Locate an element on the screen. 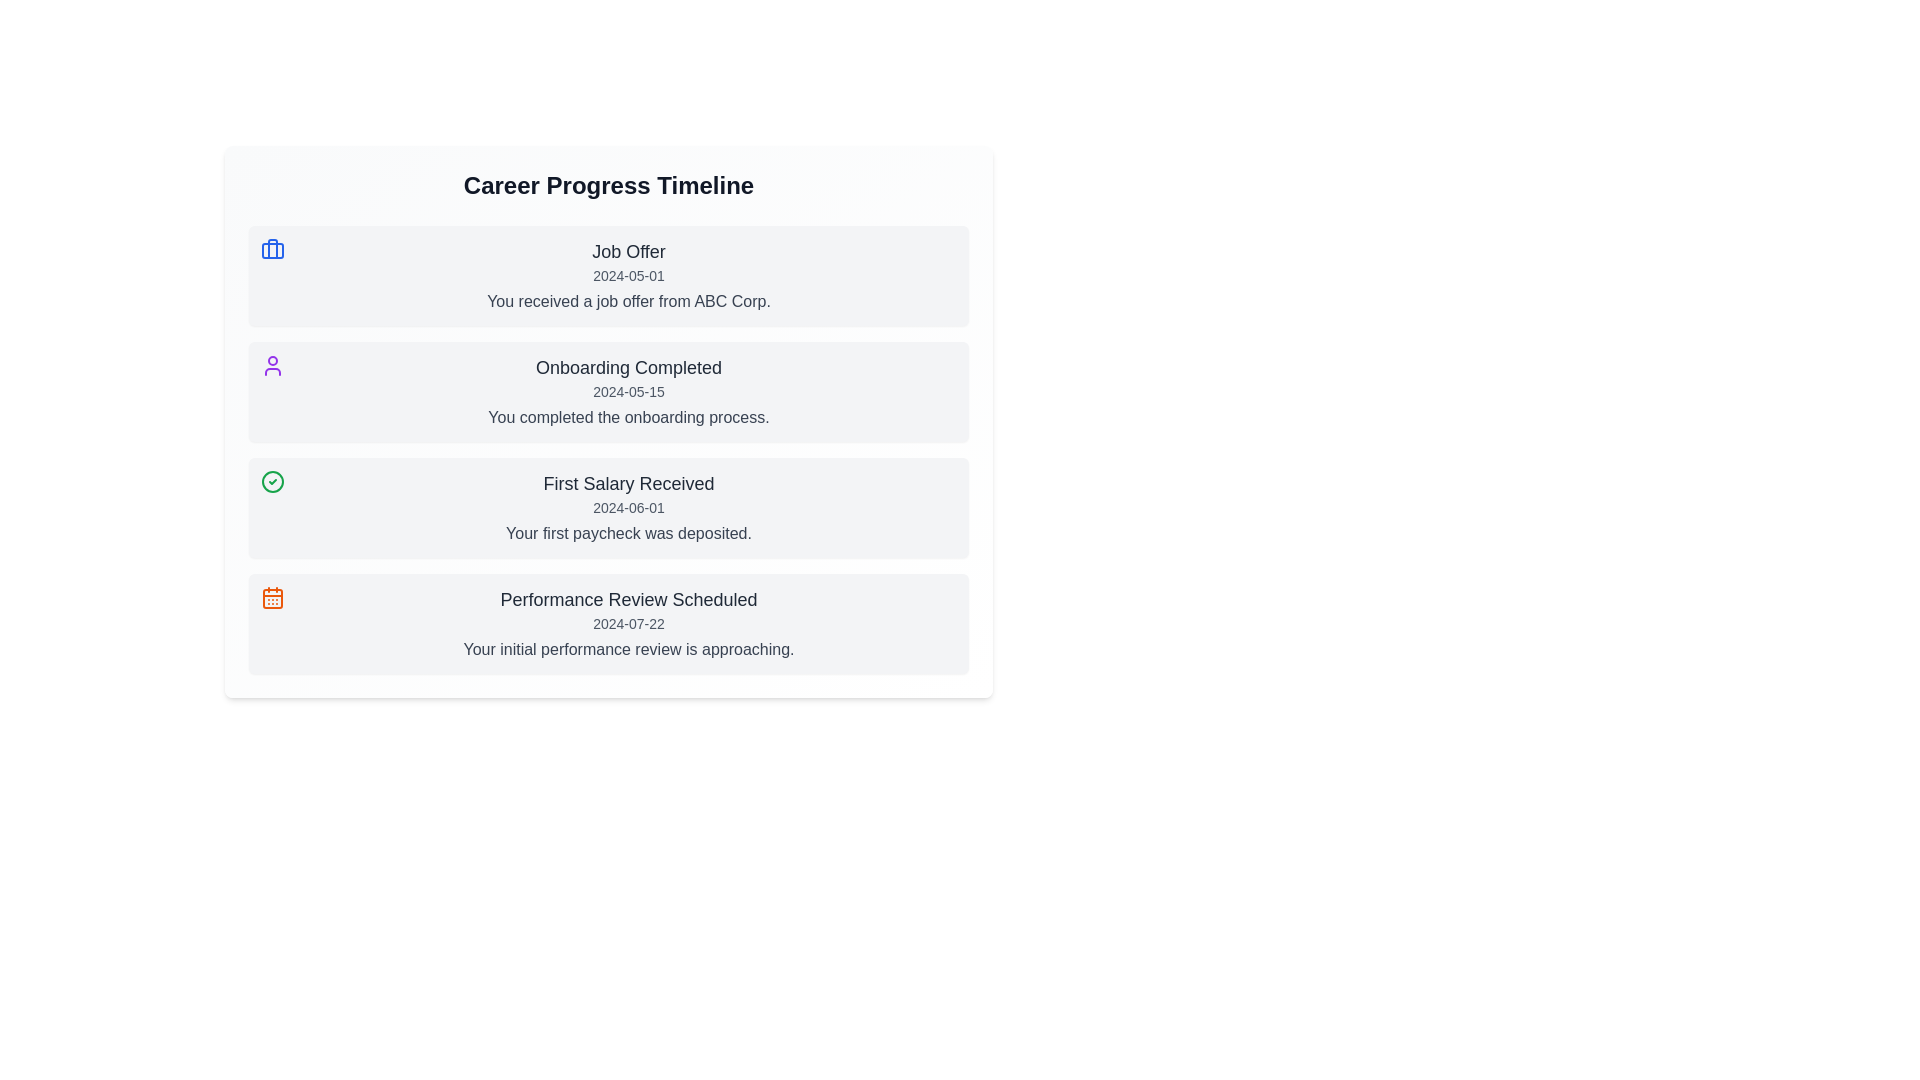  the text label displaying 'Your first paycheck was deposited.' which is located below the '2024-06-01' label in the timeline event component titled 'First Salary Received' is located at coordinates (627, 532).